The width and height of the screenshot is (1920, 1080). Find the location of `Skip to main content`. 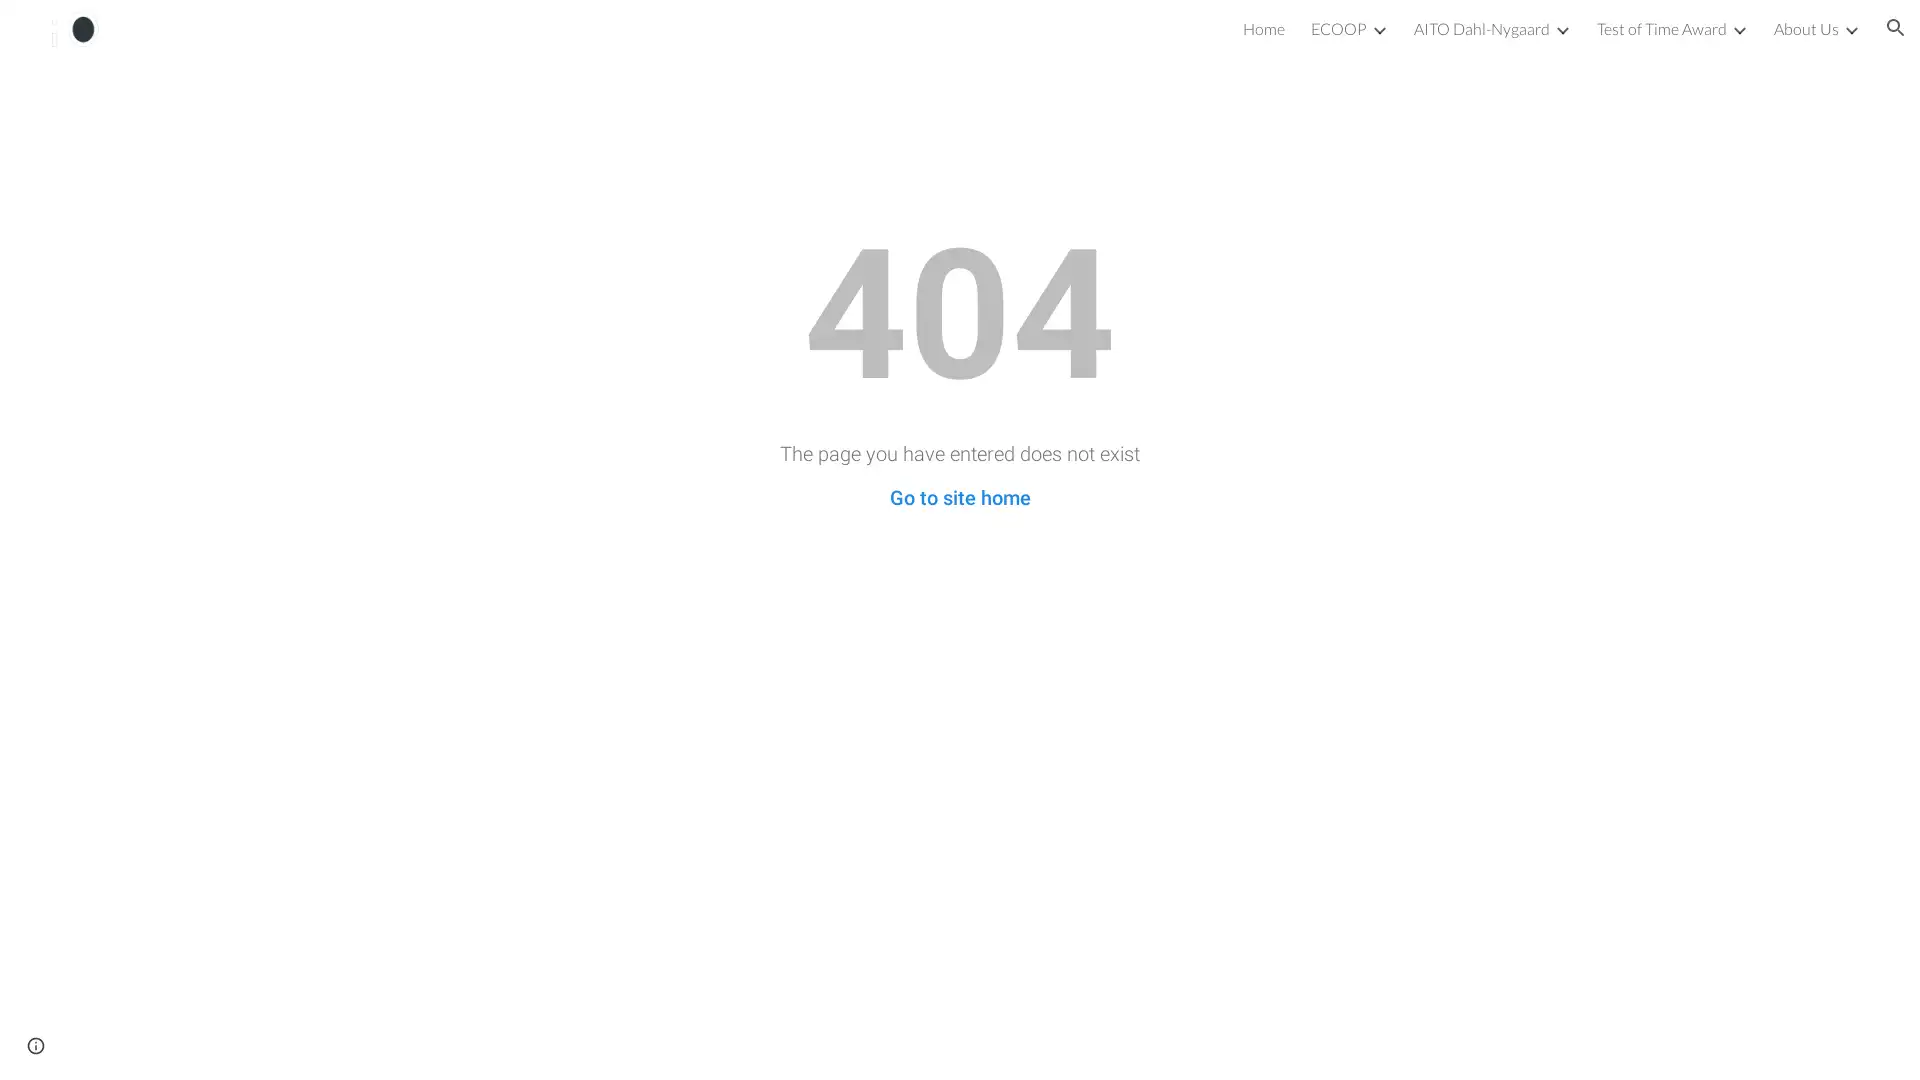

Skip to main content is located at coordinates (787, 37).